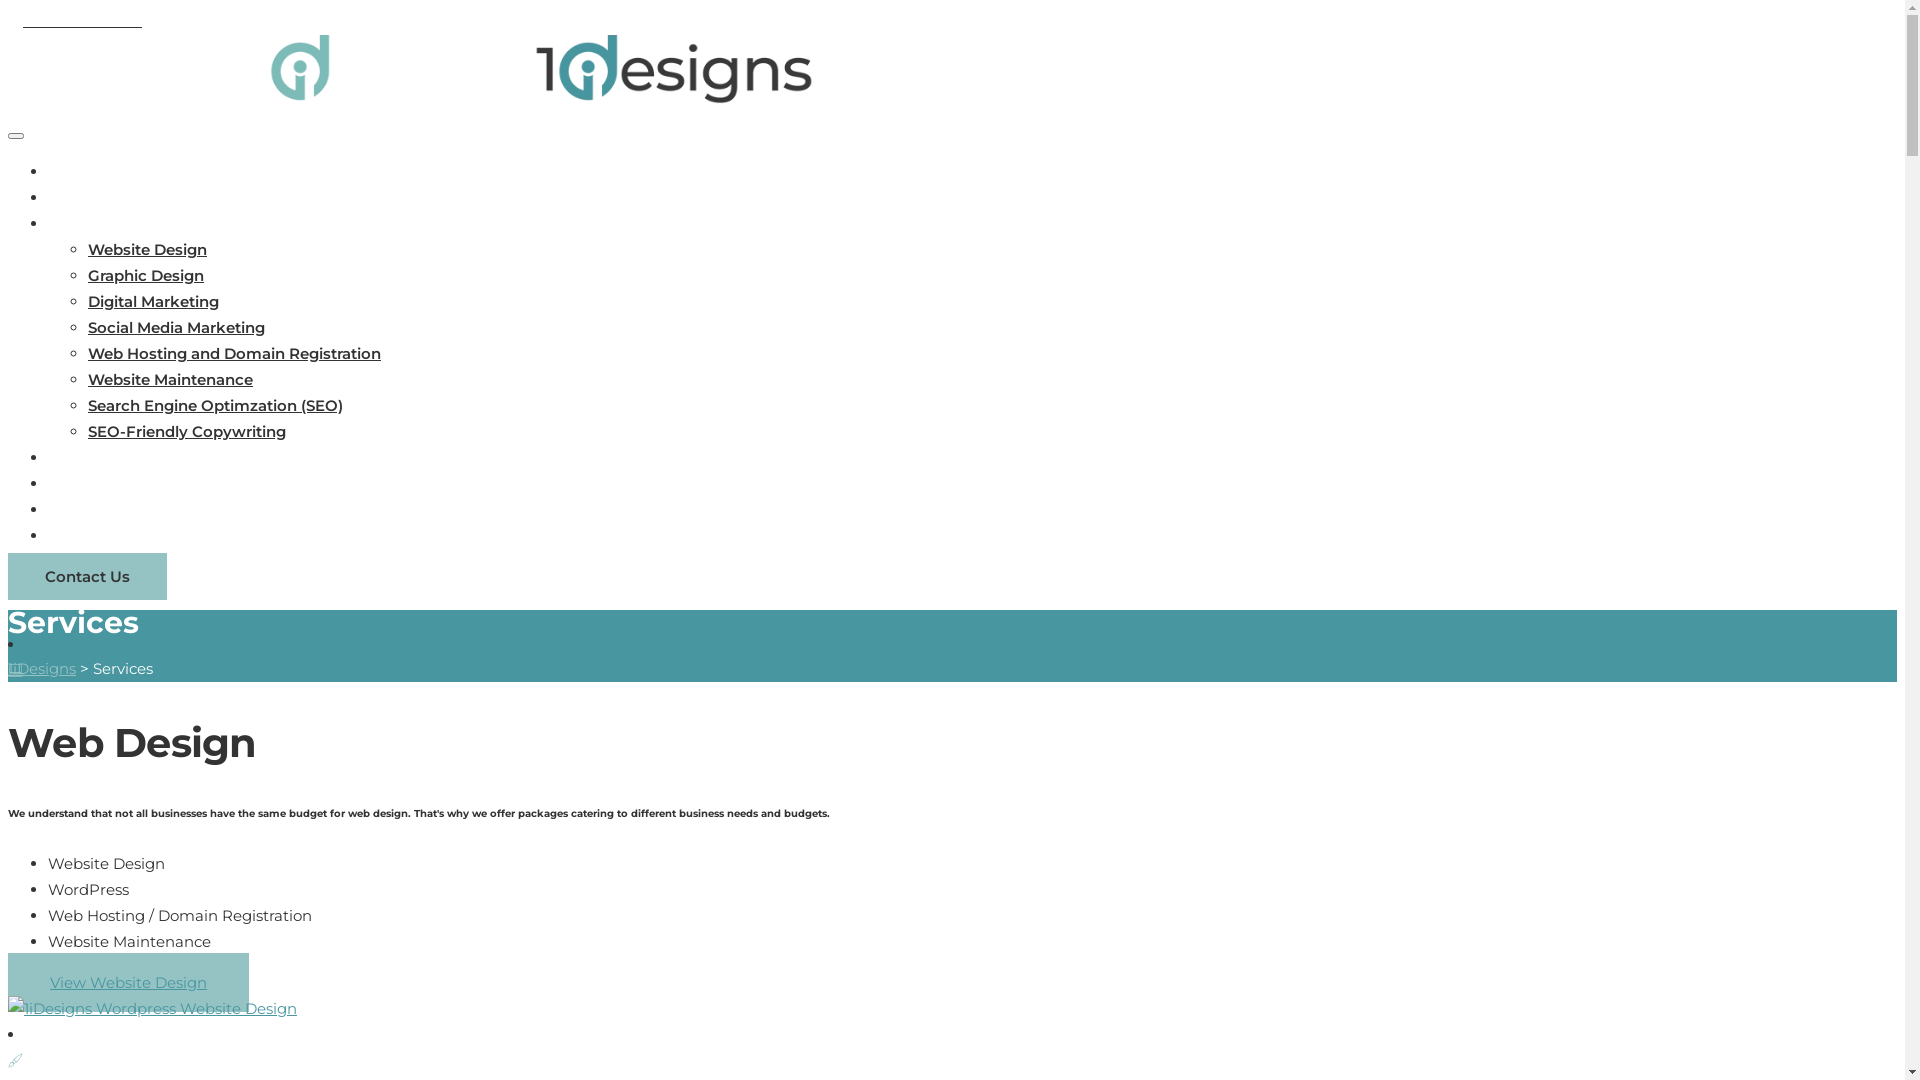  Describe the element at coordinates (42, 668) in the screenshot. I see `'1iDesigns'` at that location.